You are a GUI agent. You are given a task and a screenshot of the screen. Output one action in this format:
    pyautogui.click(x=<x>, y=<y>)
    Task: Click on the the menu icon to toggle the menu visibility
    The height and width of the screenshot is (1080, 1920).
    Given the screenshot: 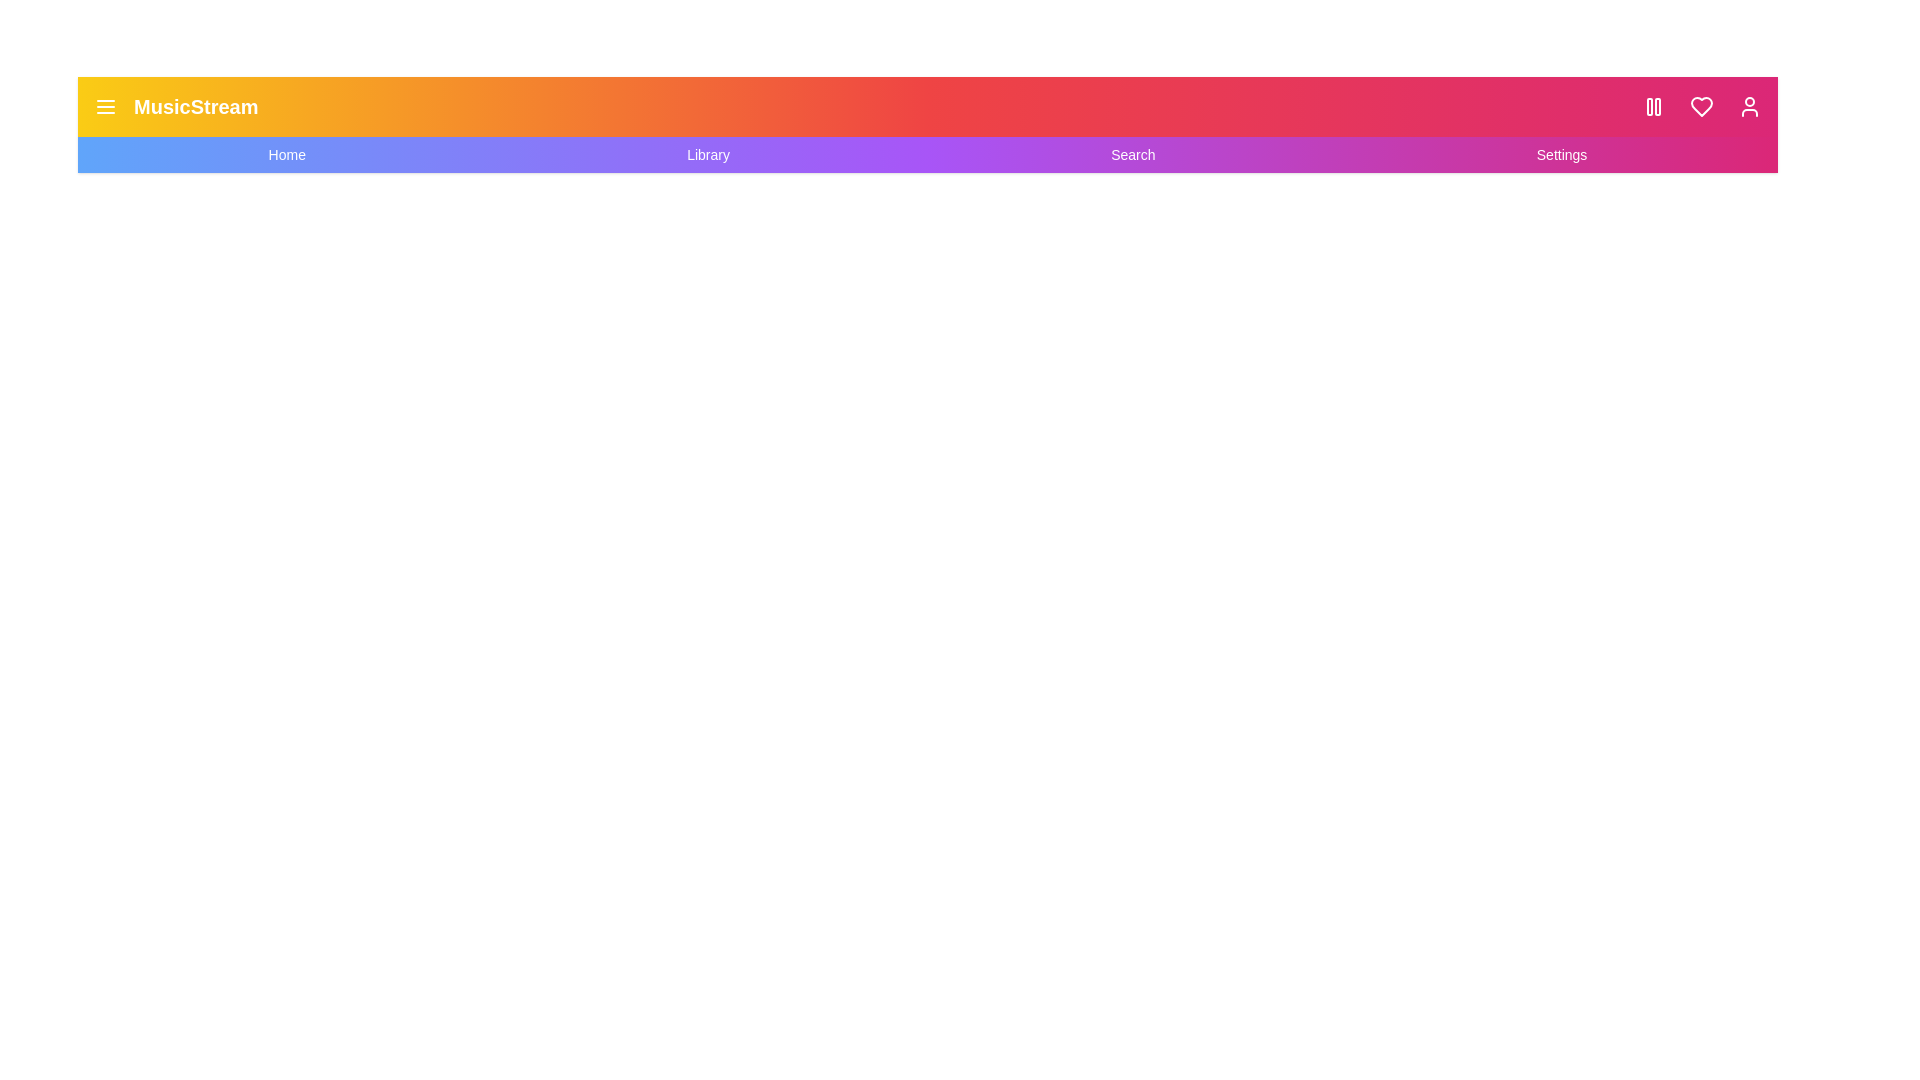 What is the action you would take?
    pyautogui.click(x=104, y=107)
    